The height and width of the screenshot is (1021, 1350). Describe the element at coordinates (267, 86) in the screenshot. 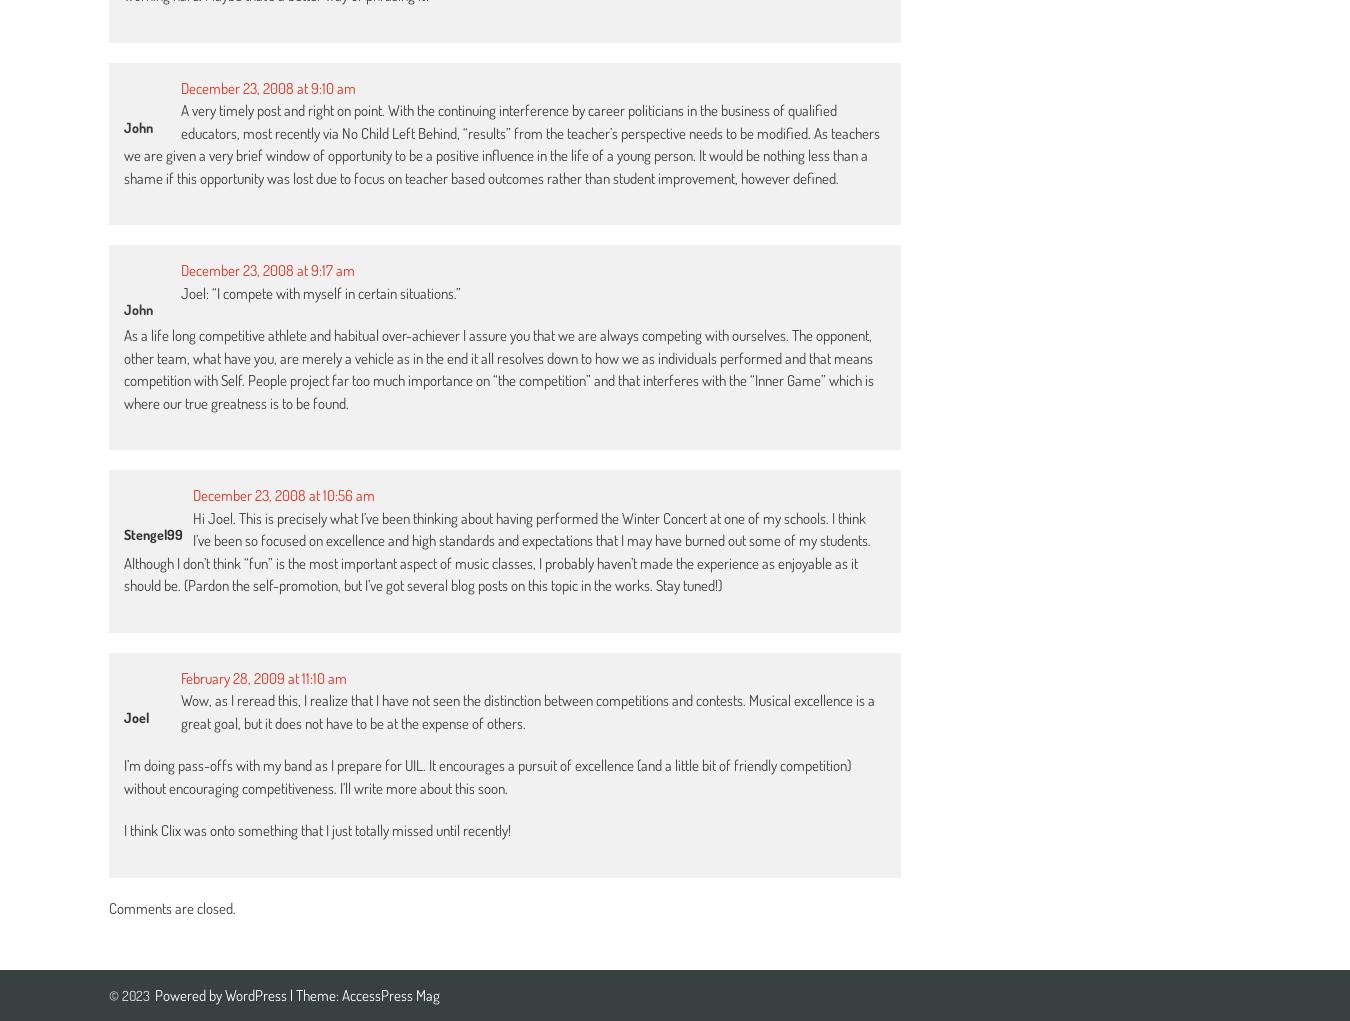

I see `'December 23, 2008 at 9:10 am'` at that location.